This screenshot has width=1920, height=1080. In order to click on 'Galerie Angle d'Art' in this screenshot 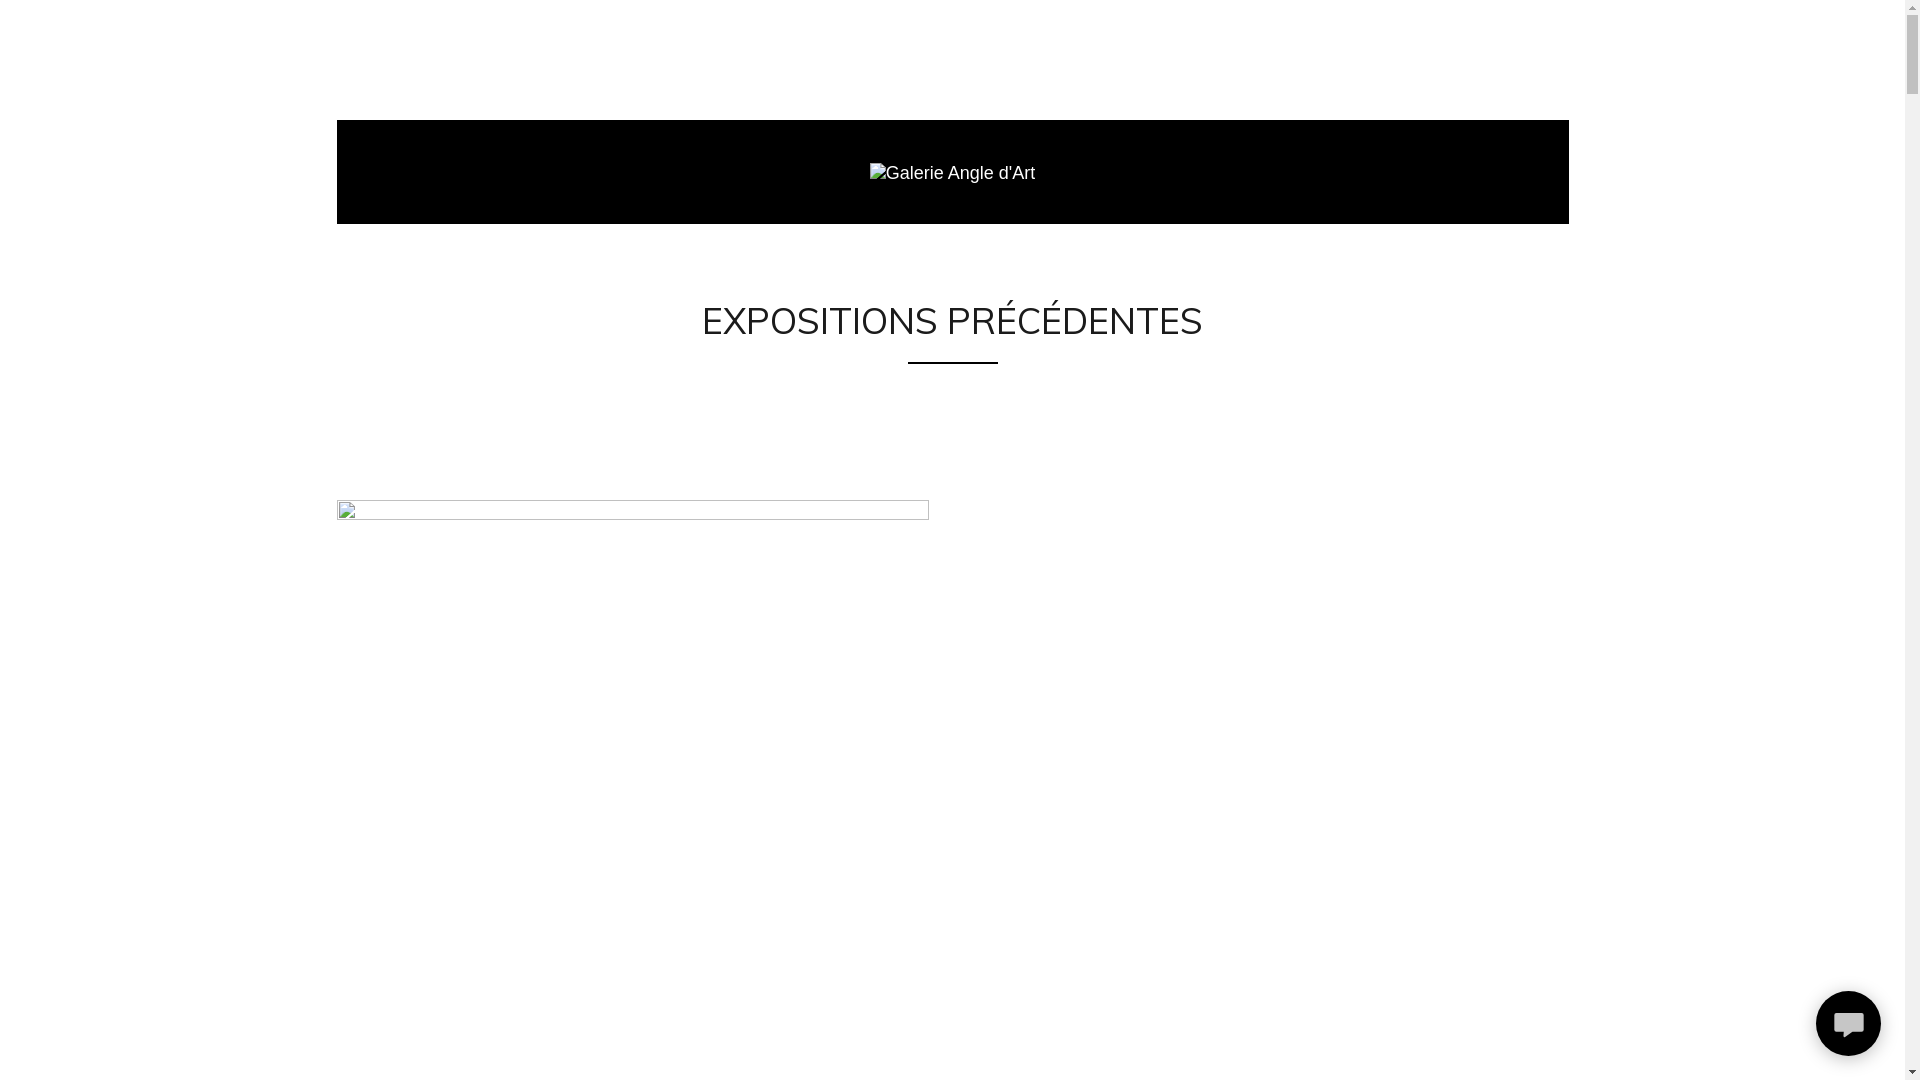, I will do `click(952, 171)`.